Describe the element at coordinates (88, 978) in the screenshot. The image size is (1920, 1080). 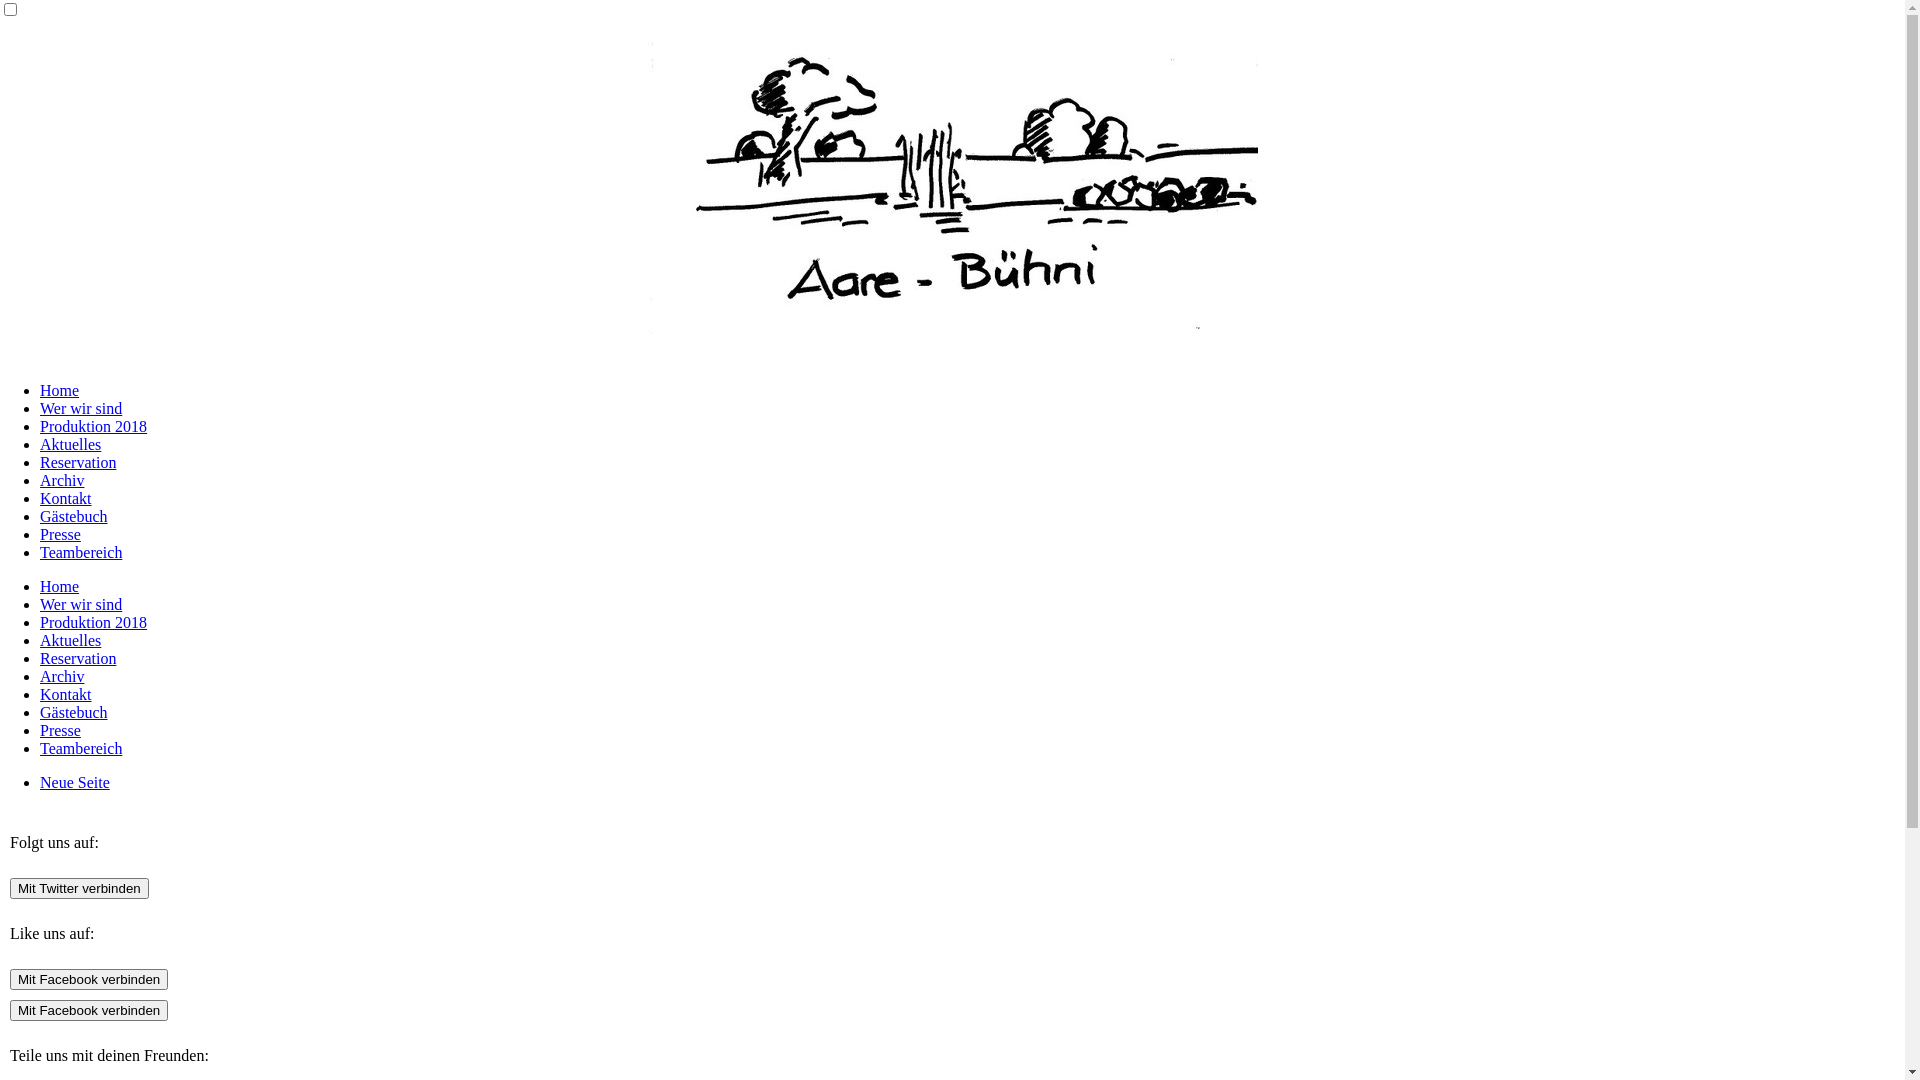
I see `'Mit Facebook verbinden'` at that location.